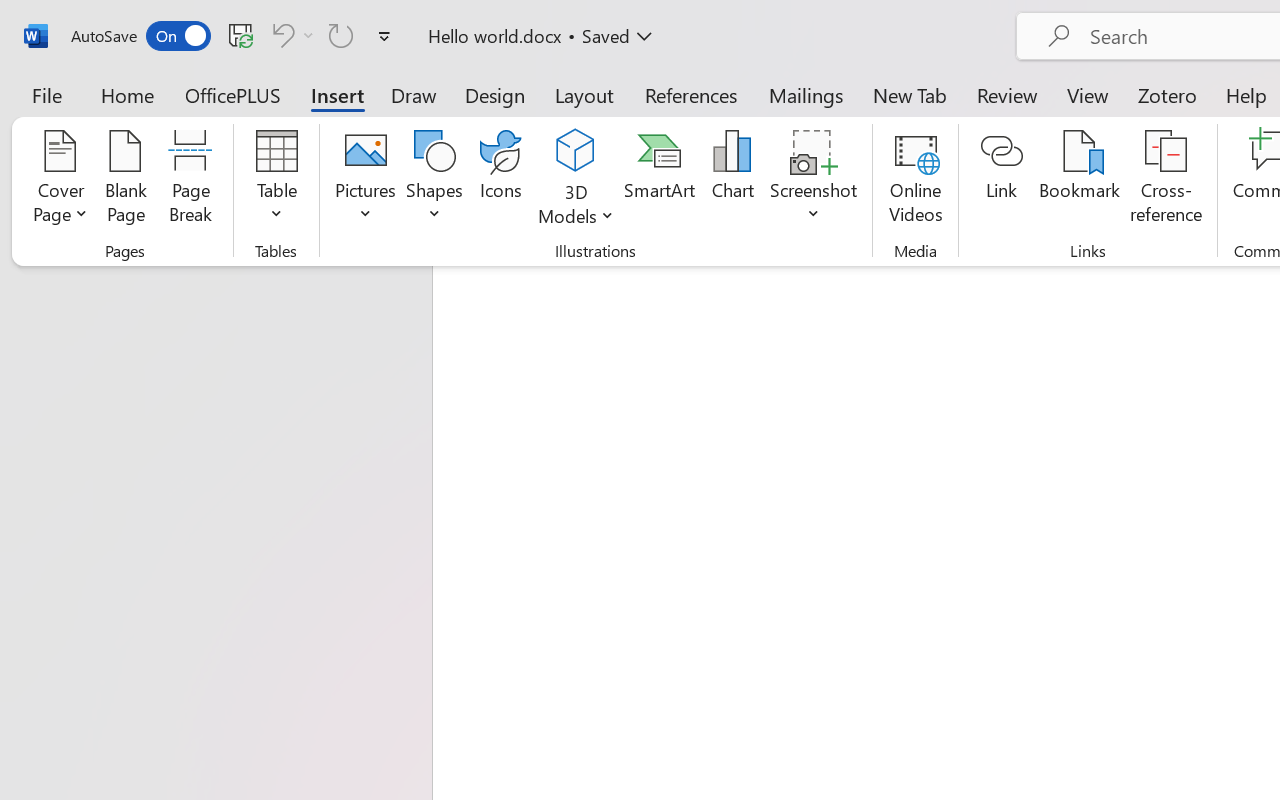 This screenshot has height=800, width=1280. I want to click on 'File Tab', so click(46, 94).